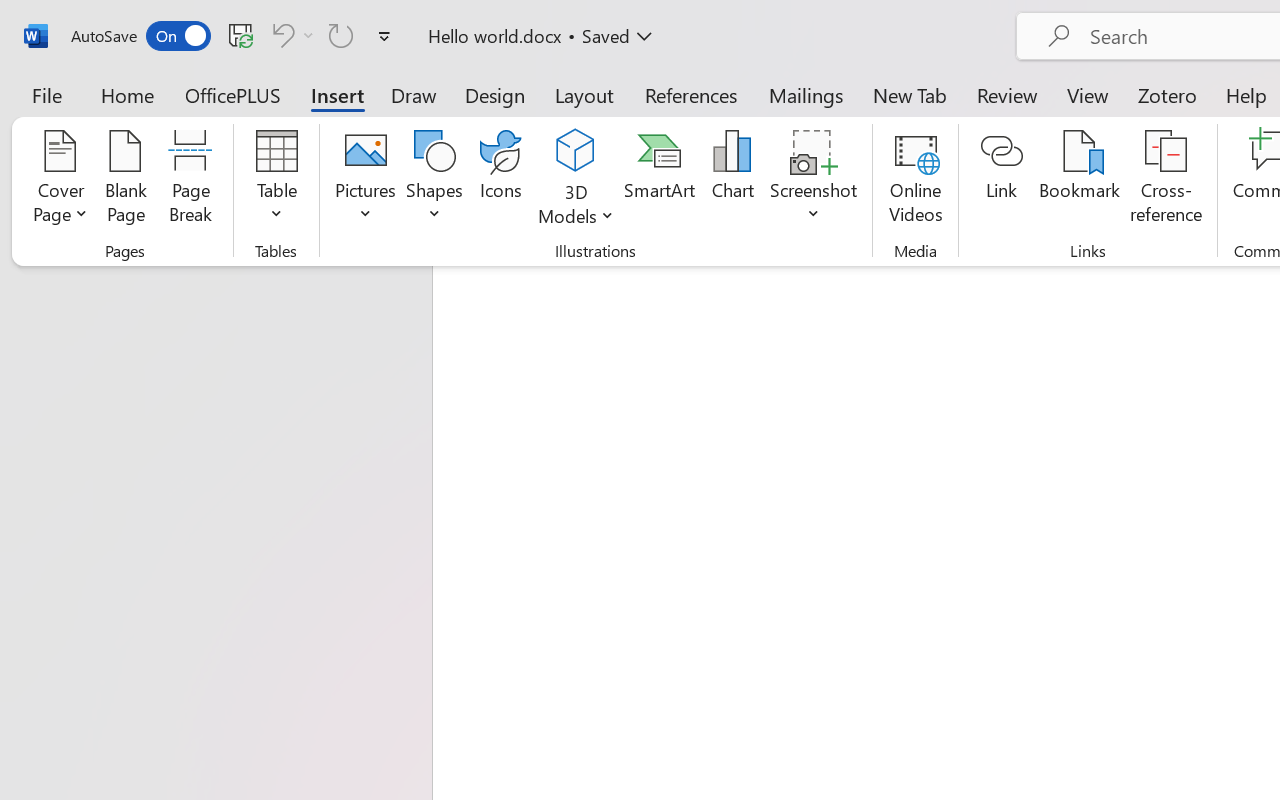 This screenshot has height=800, width=1280. I want to click on 'File Tab', so click(46, 94).